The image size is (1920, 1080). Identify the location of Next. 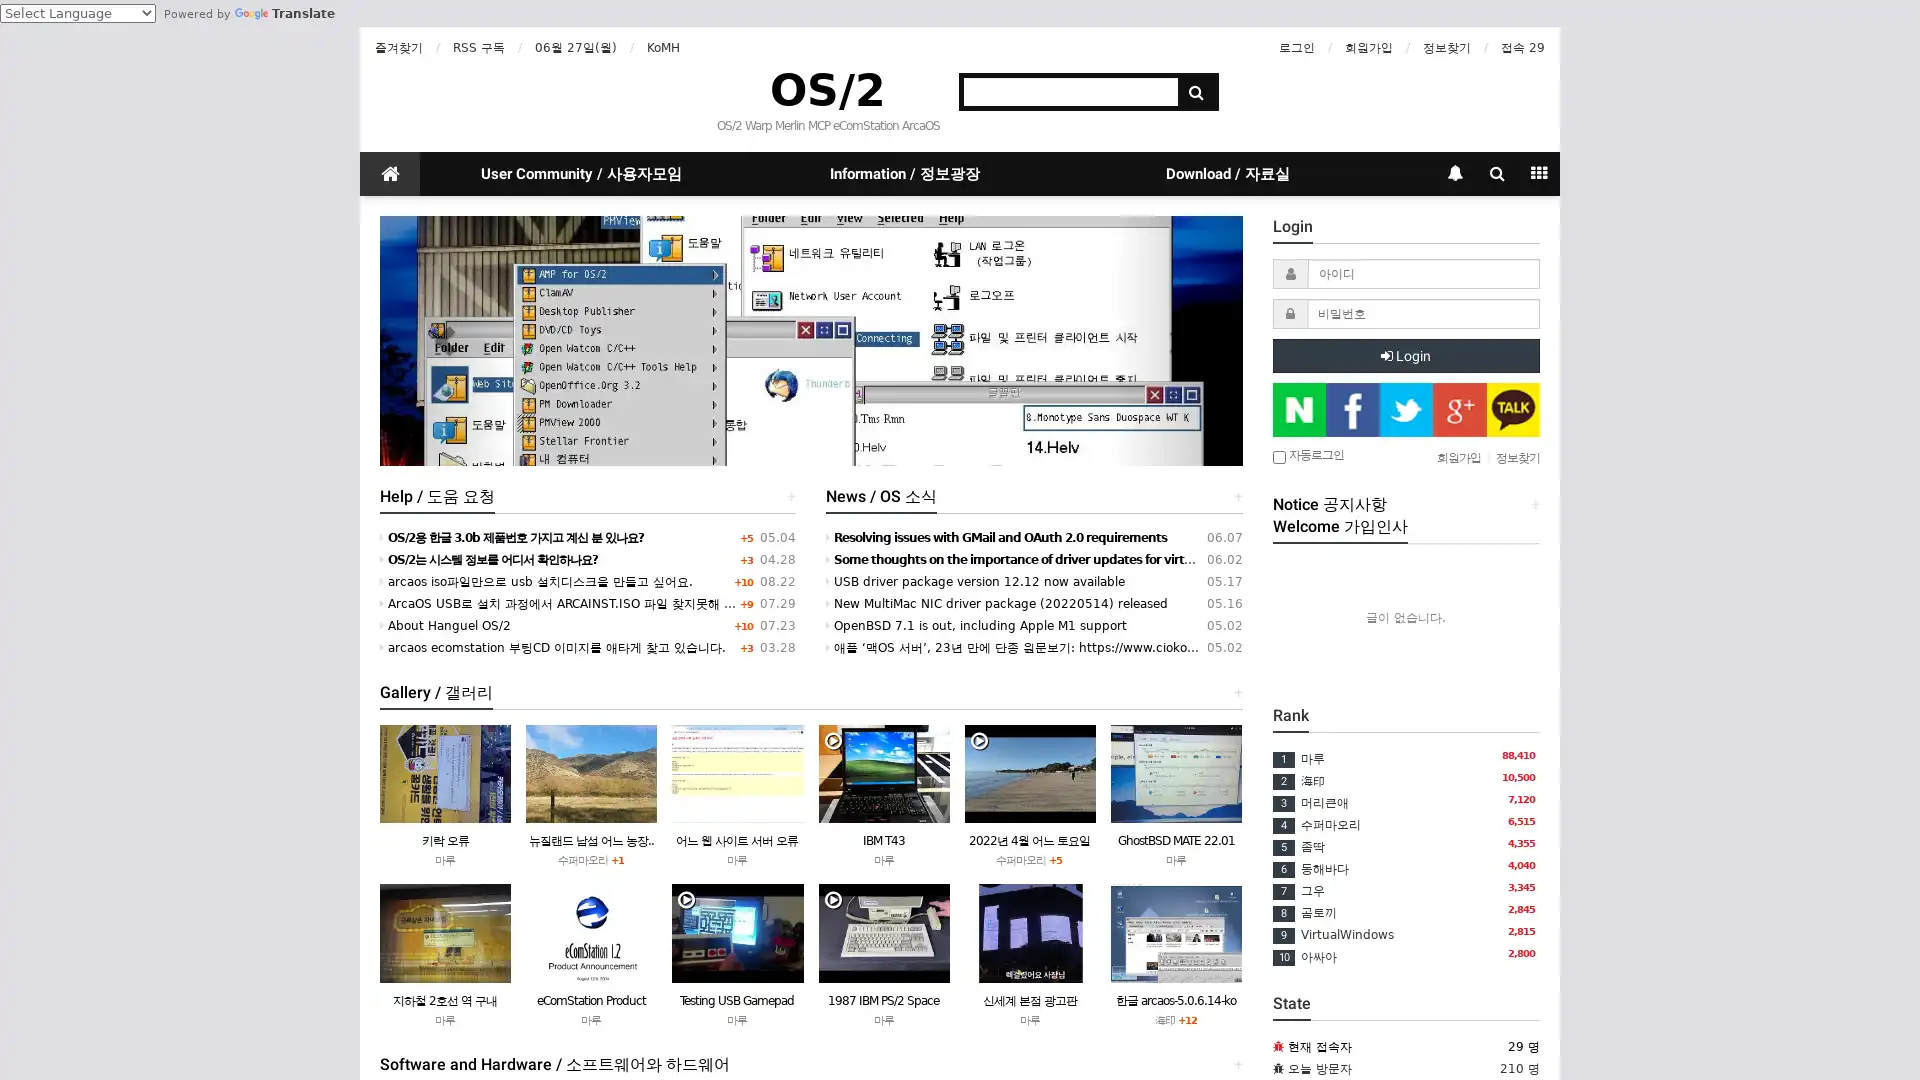
(1177, 339).